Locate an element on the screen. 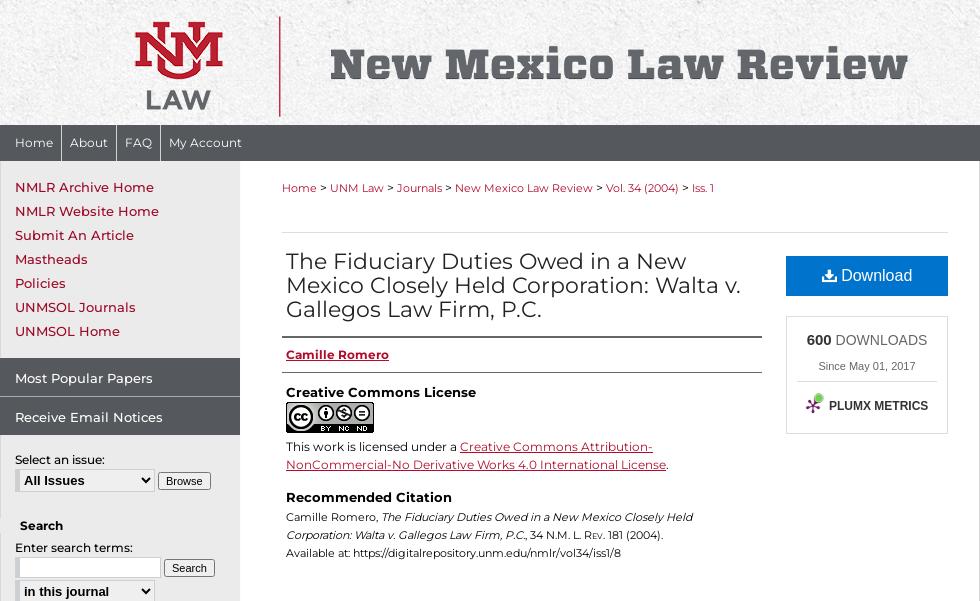 The image size is (980, 601). 'Available at:
        https://digitalrepository.unm.edu/nmlr/vol34/iss1/8' is located at coordinates (453, 552).